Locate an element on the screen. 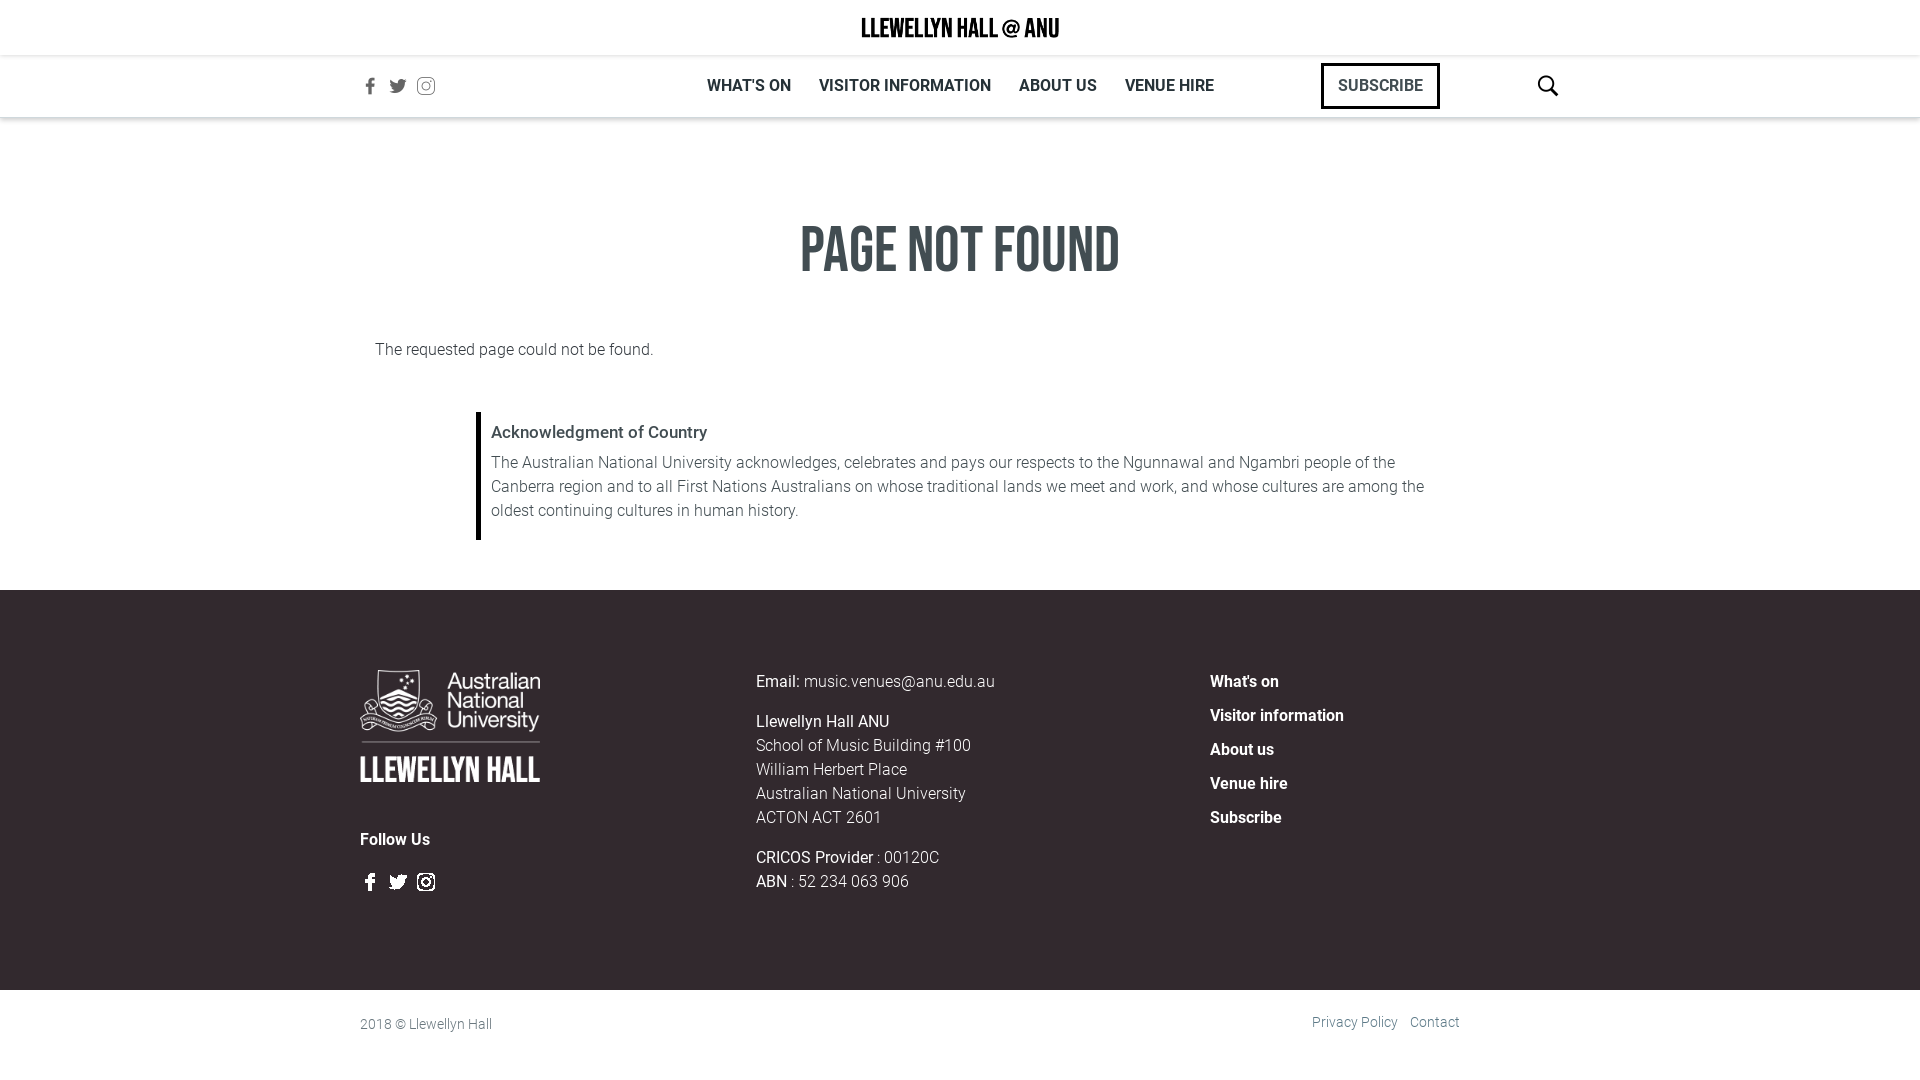 This screenshot has width=1920, height=1080. 'What's on' is located at coordinates (1208, 680).